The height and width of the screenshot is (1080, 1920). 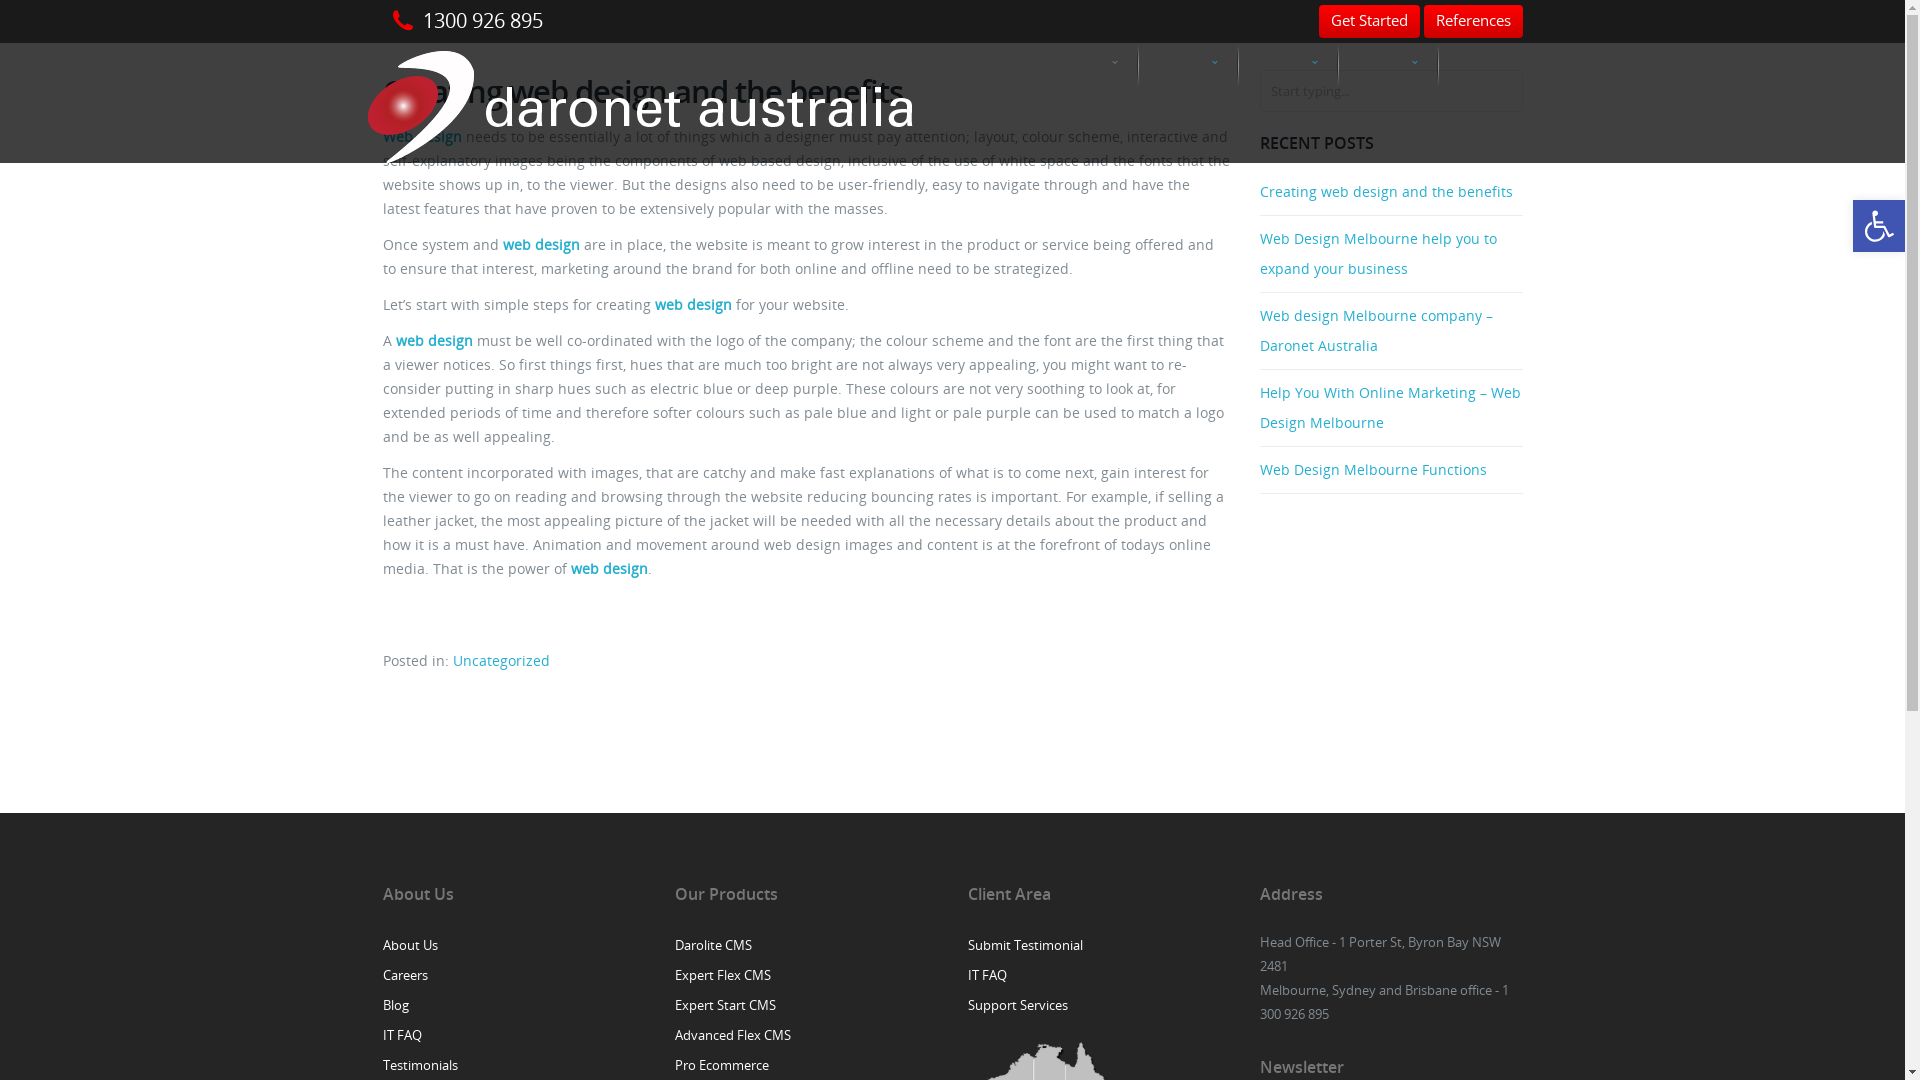 What do you see at coordinates (1187, 64) in the screenshot?
I see `'Web Solutions'` at bounding box center [1187, 64].